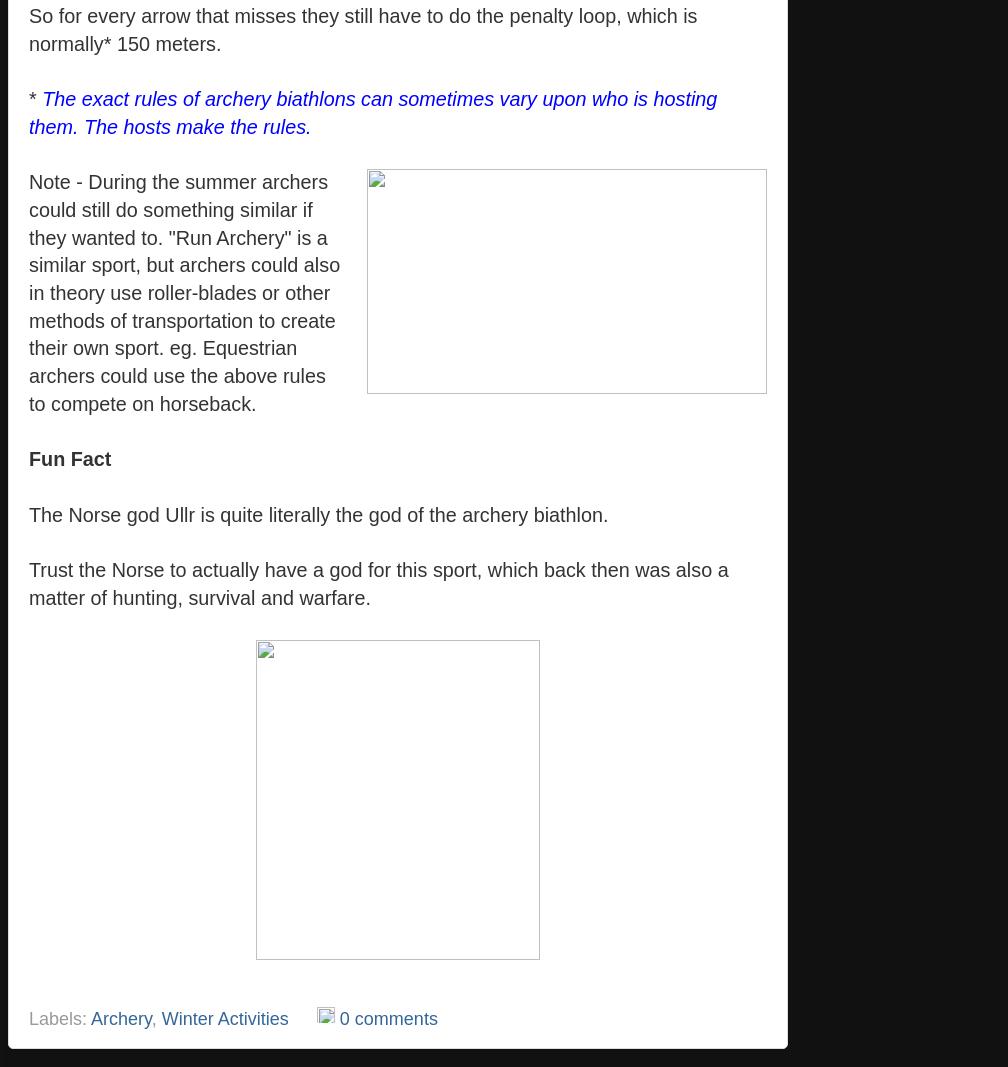 This screenshot has height=1067, width=1008. I want to click on 'Labels:', so click(59, 1018).